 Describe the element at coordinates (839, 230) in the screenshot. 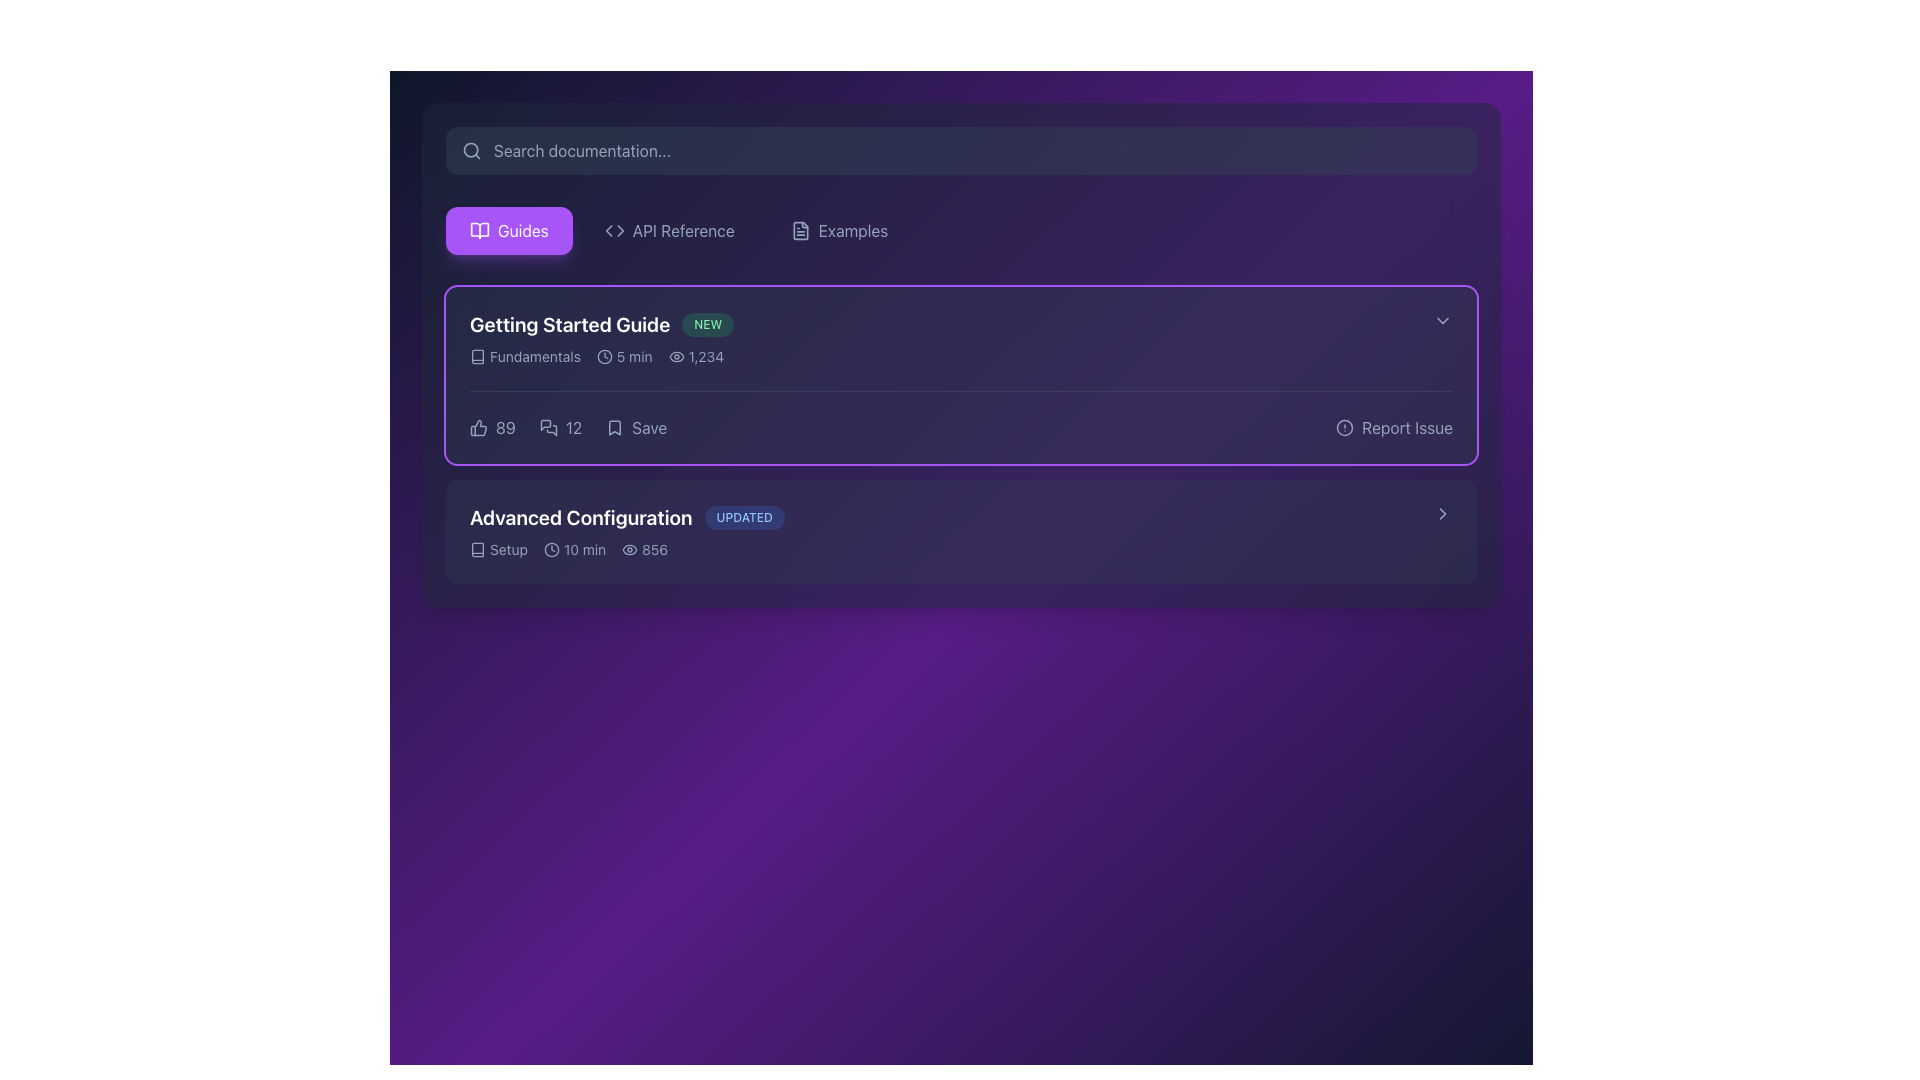

I see `the 'Examples' button, which is a rounded rectangle with a document icon on the left and a light gray label on the right, to change its style` at that location.